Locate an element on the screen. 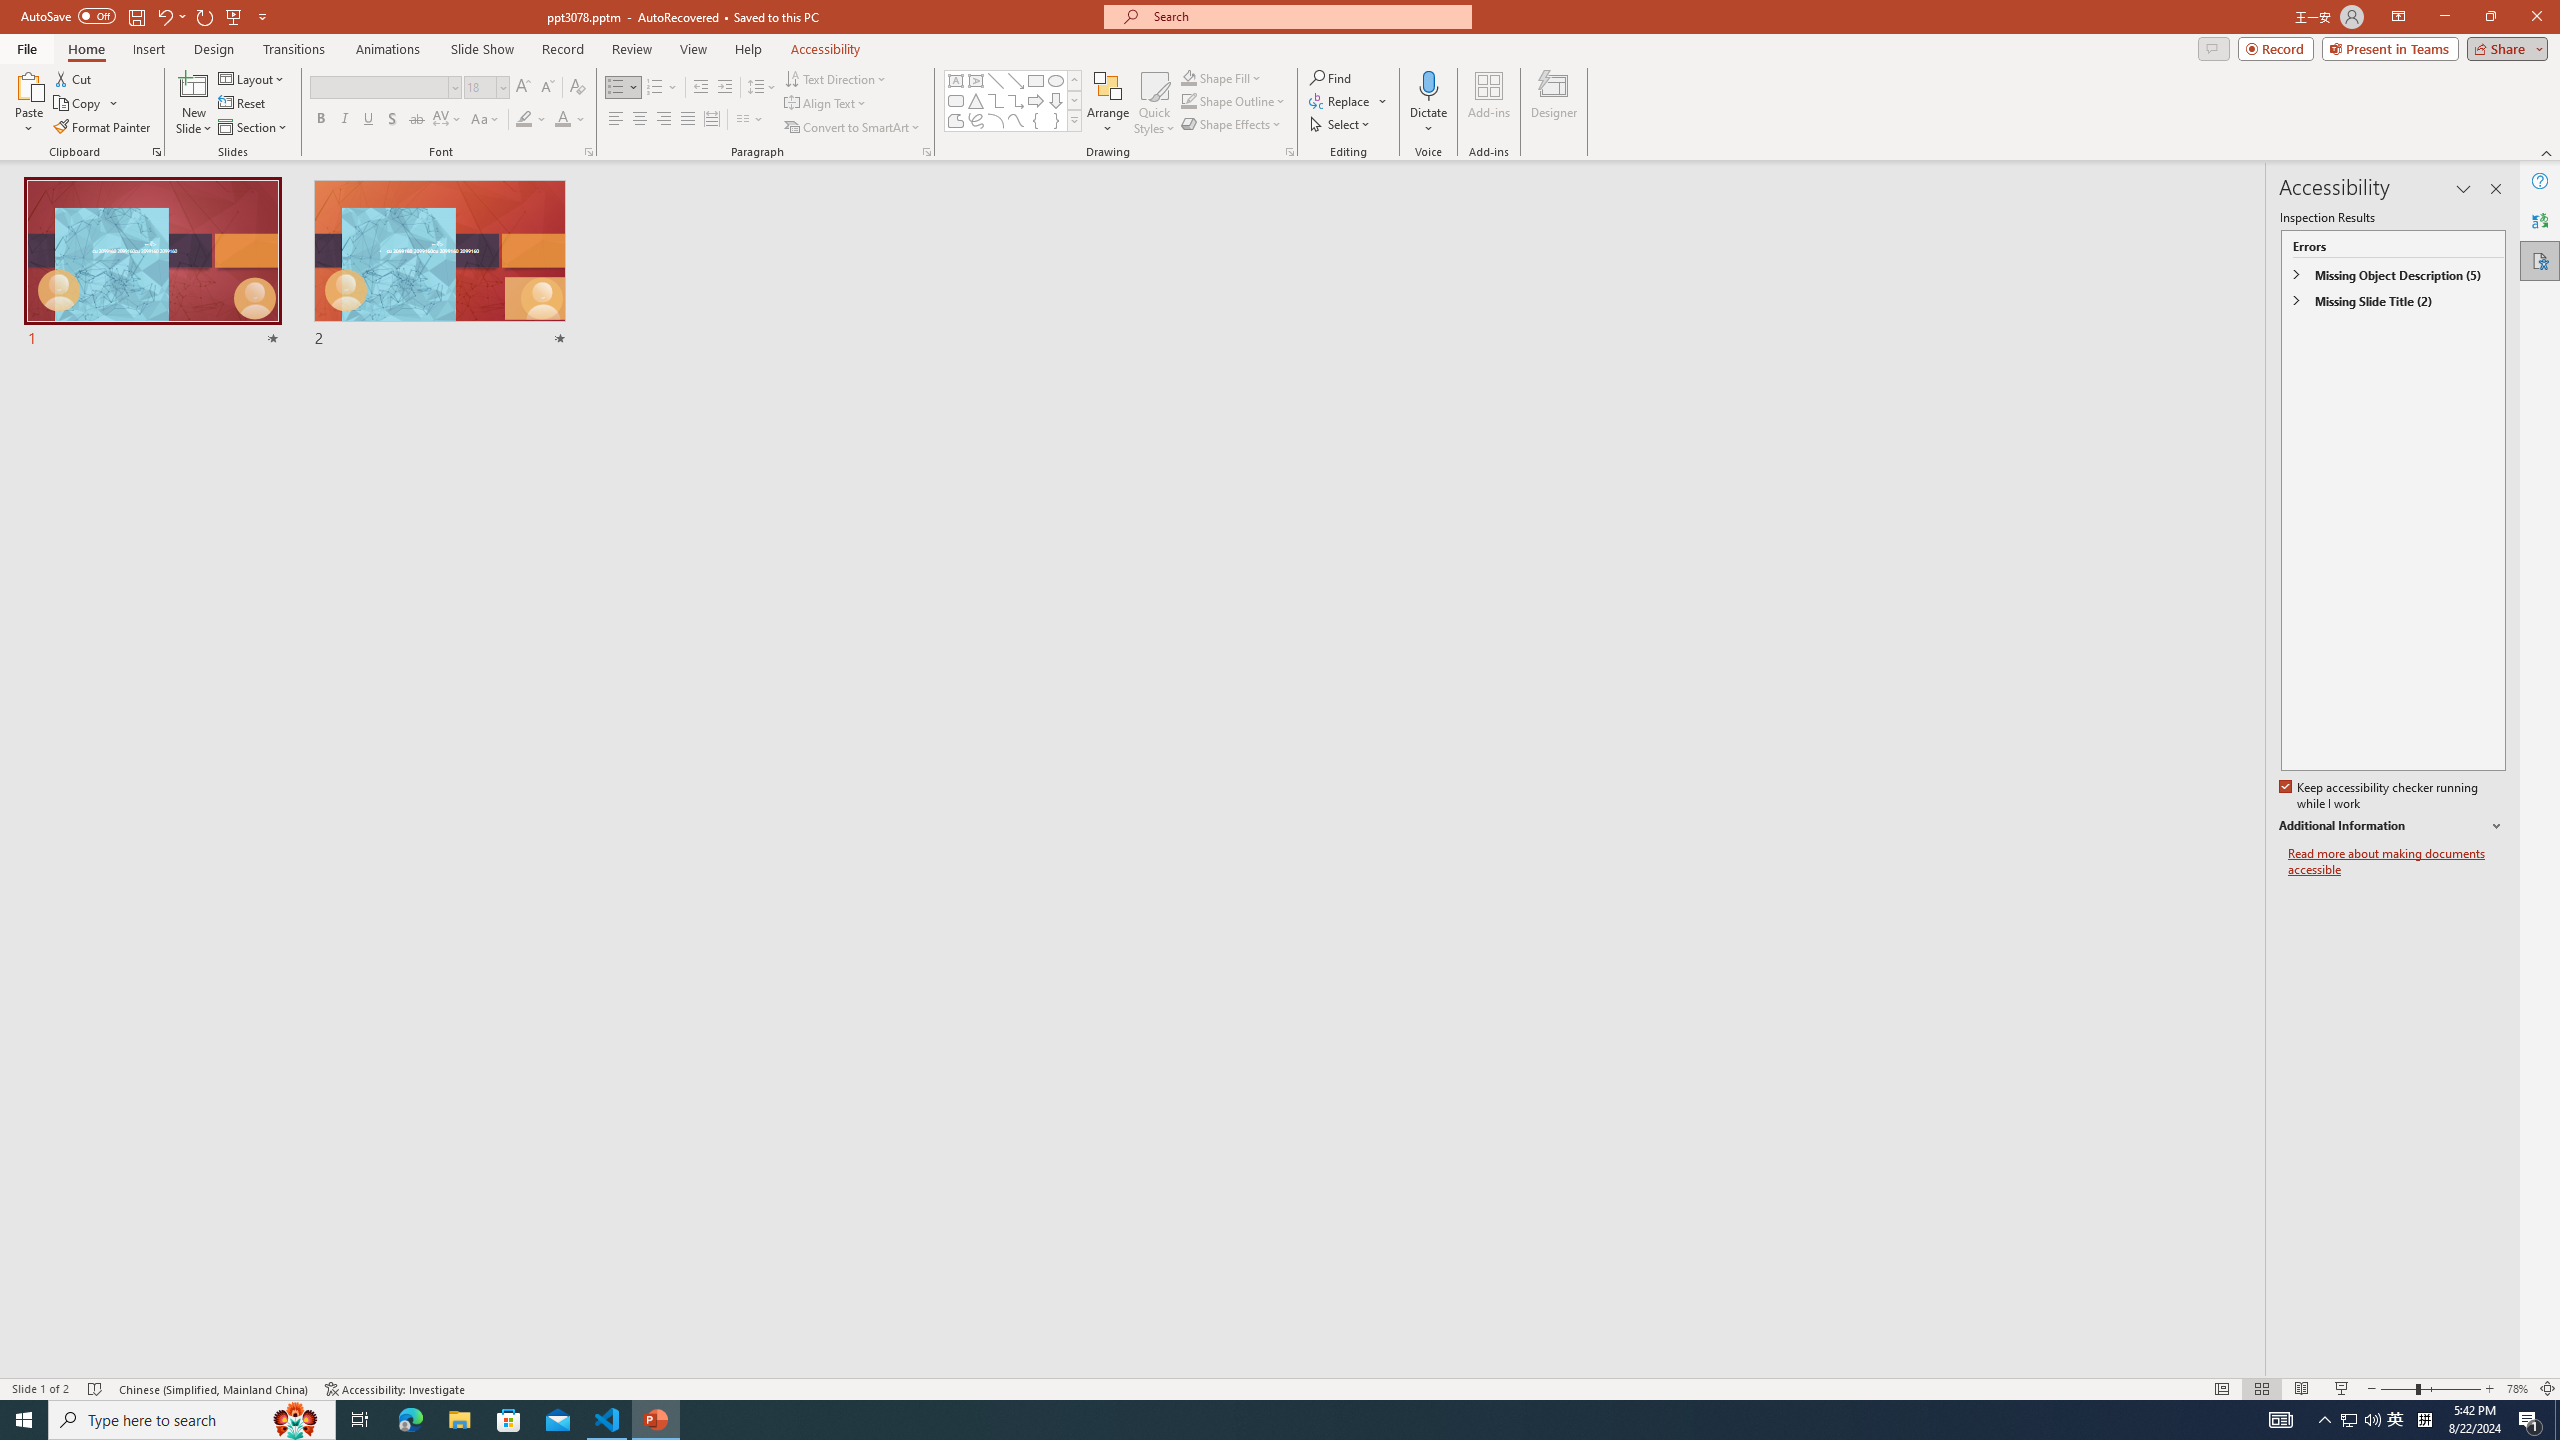  'Additional Information' is located at coordinates (2392, 826).